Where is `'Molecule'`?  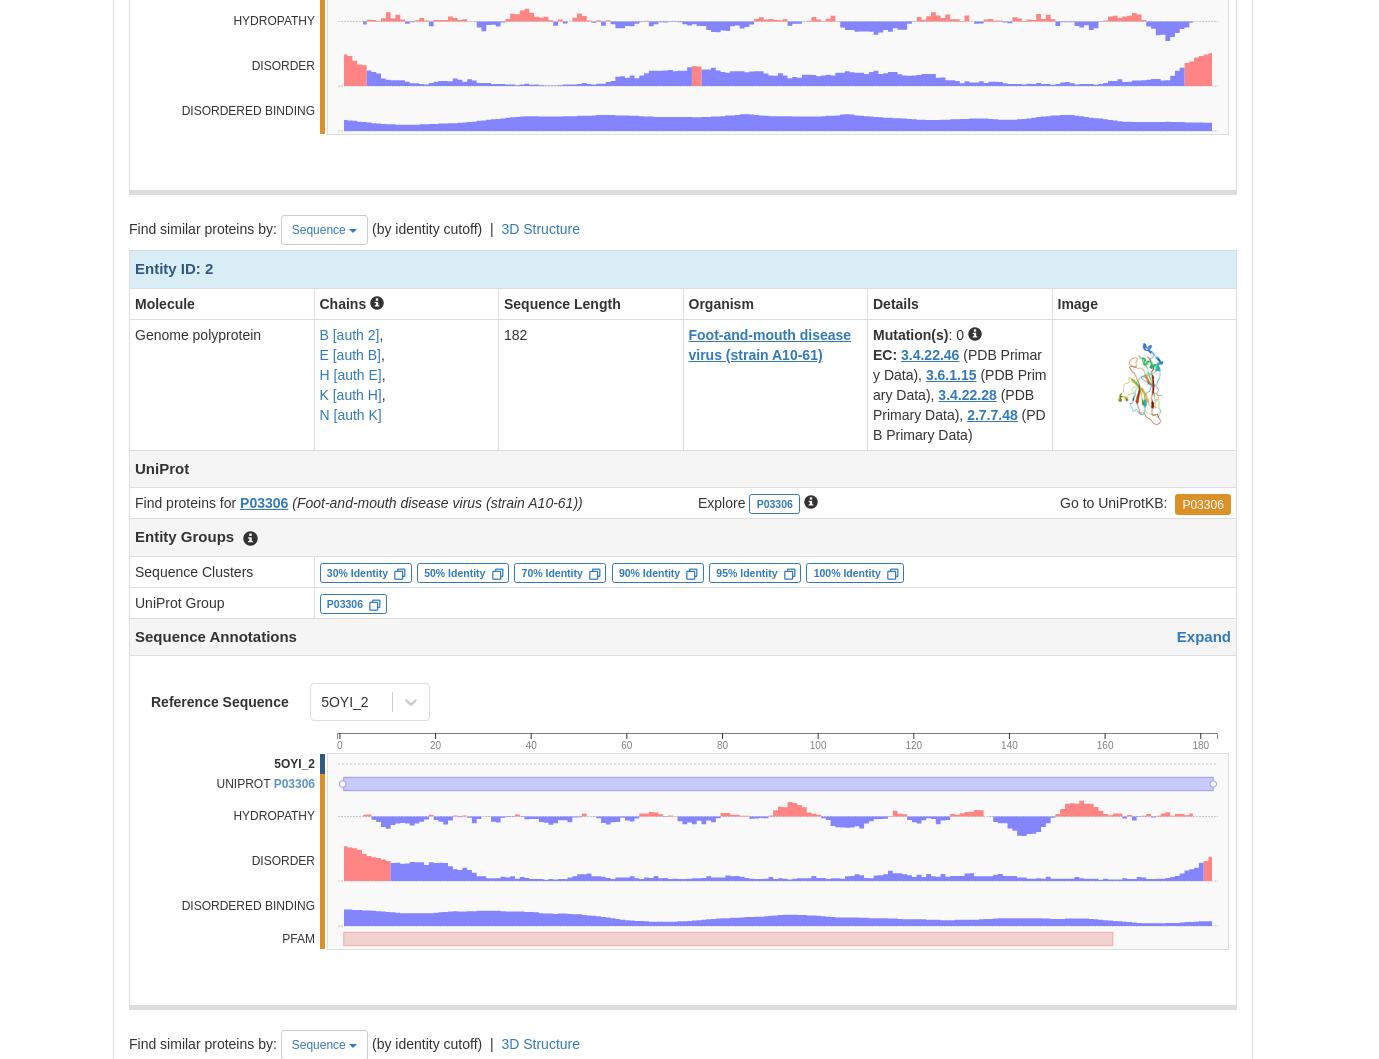
'Molecule' is located at coordinates (135, 302).